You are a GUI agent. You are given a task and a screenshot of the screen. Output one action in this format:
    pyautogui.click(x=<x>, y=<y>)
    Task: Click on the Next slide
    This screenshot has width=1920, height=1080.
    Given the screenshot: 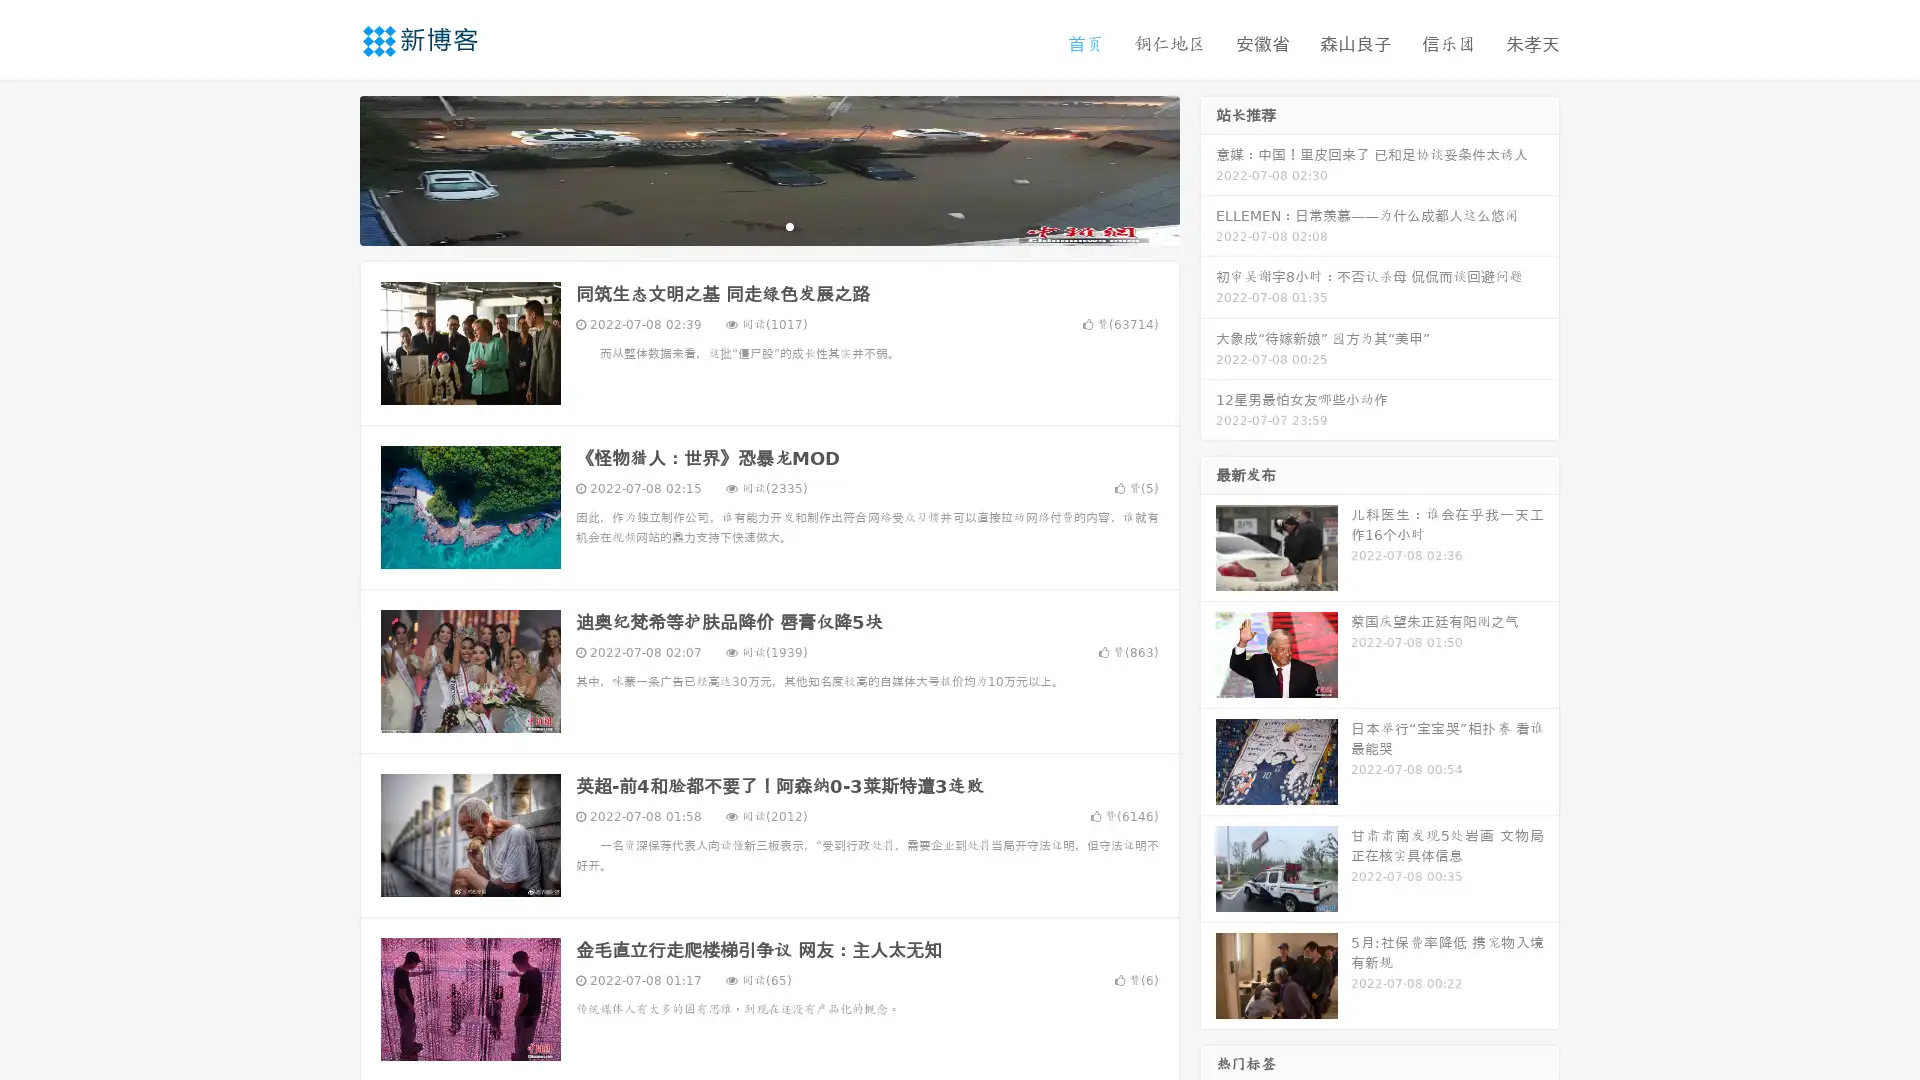 What is the action you would take?
    pyautogui.click(x=1208, y=168)
    